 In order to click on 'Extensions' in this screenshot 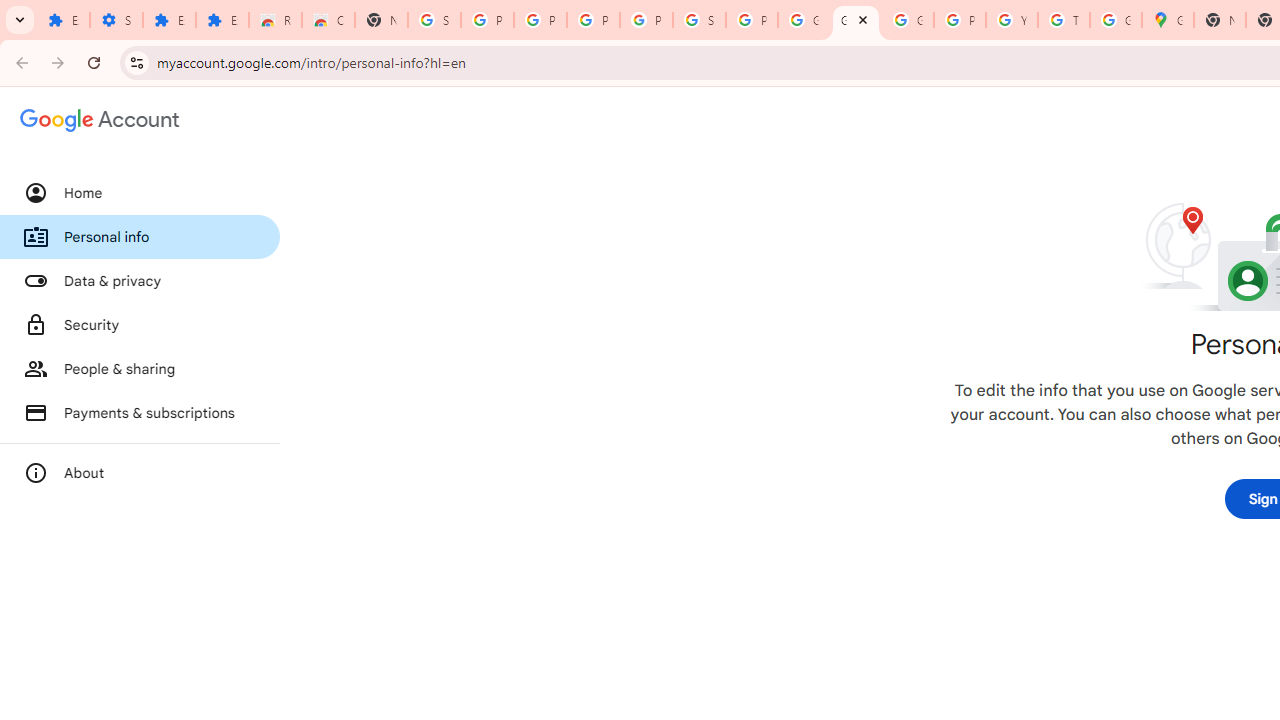, I will do `click(169, 20)`.